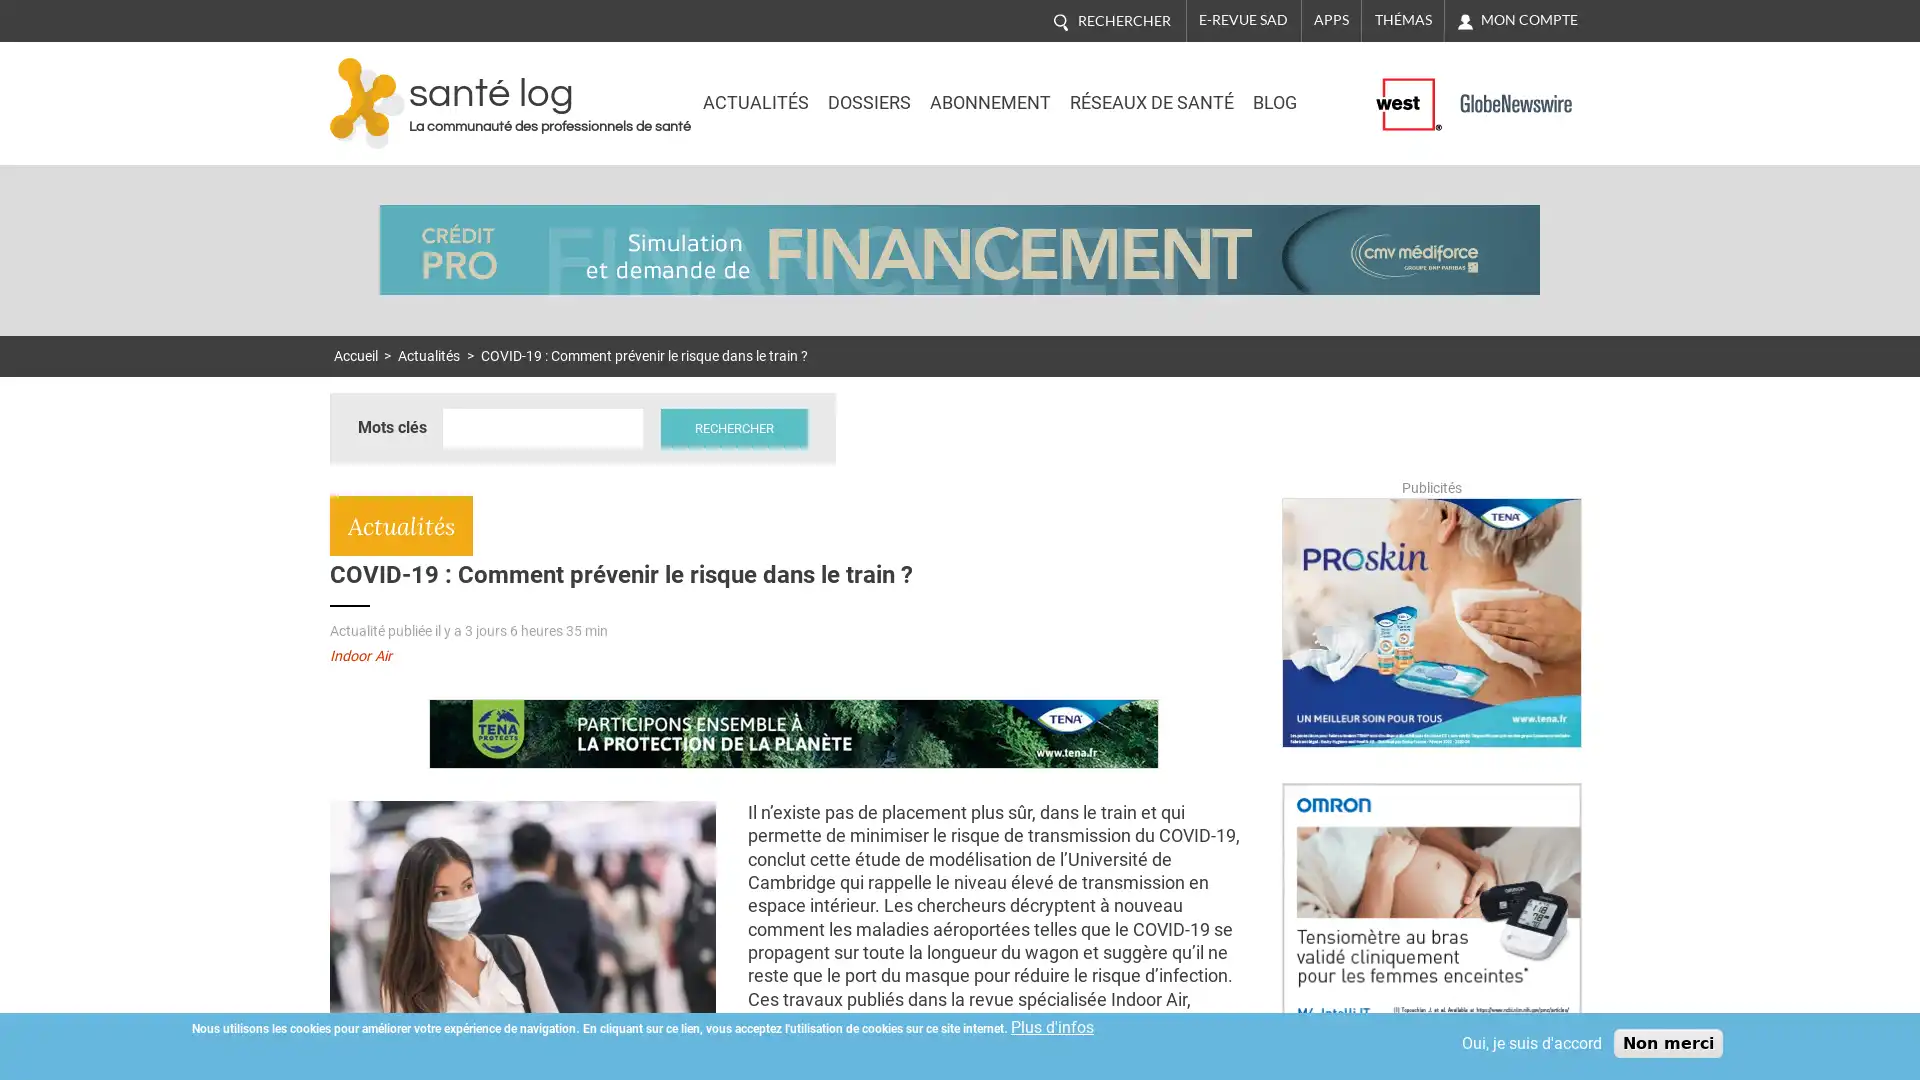 The width and height of the screenshot is (1920, 1080). What do you see at coordinates (733, 426) in the screenshot?
I see `Rechercher` at bounding box center [733, 426].